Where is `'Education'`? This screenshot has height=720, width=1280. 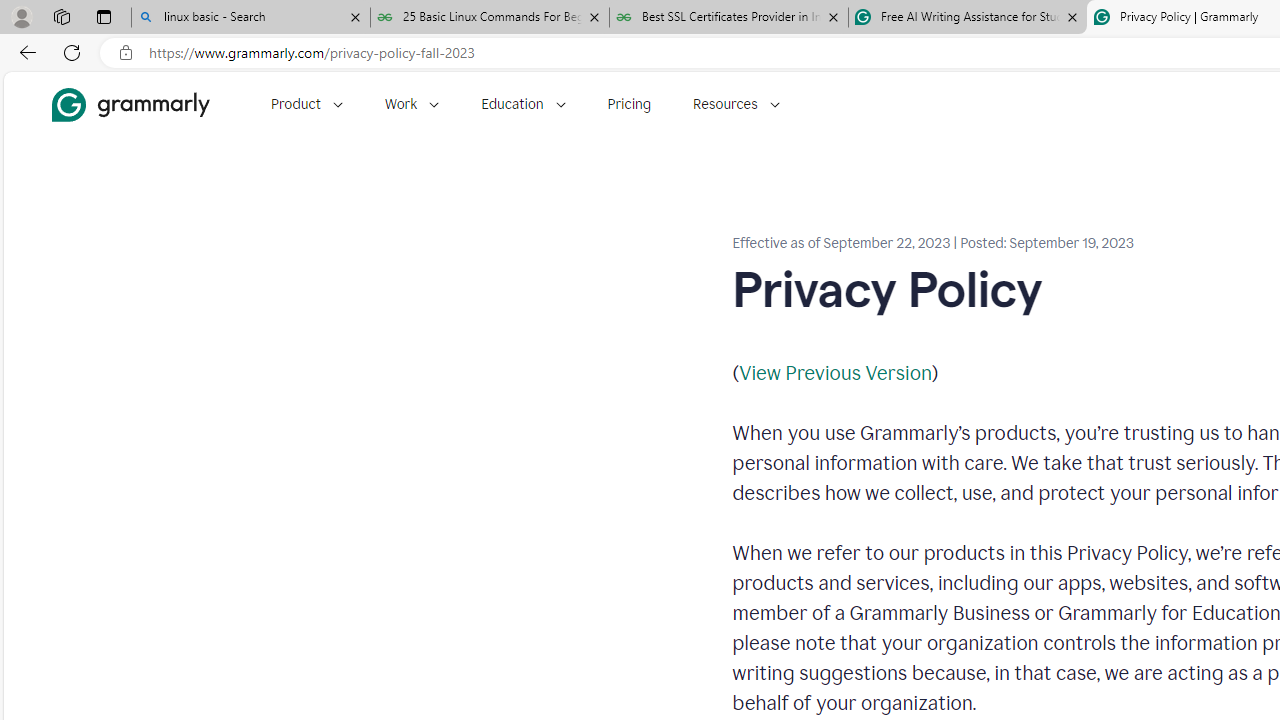 'Education' is located at coordinates (523, 104).